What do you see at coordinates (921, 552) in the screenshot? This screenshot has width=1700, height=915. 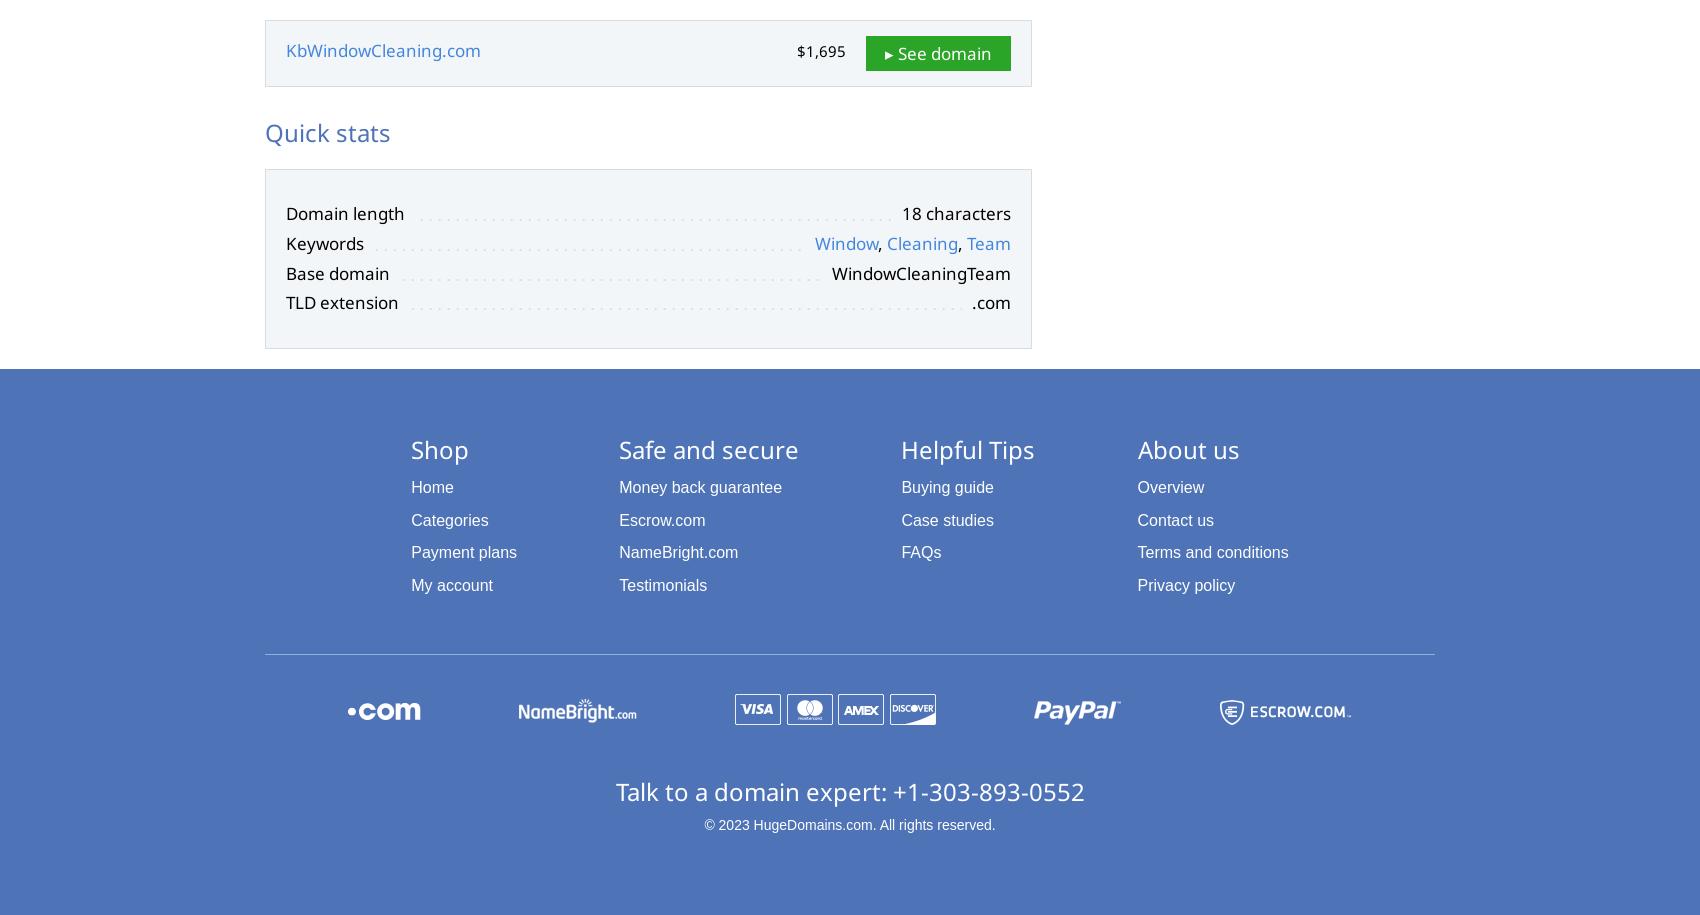 I see `'FAQs'` at bounding box center [921, 552].